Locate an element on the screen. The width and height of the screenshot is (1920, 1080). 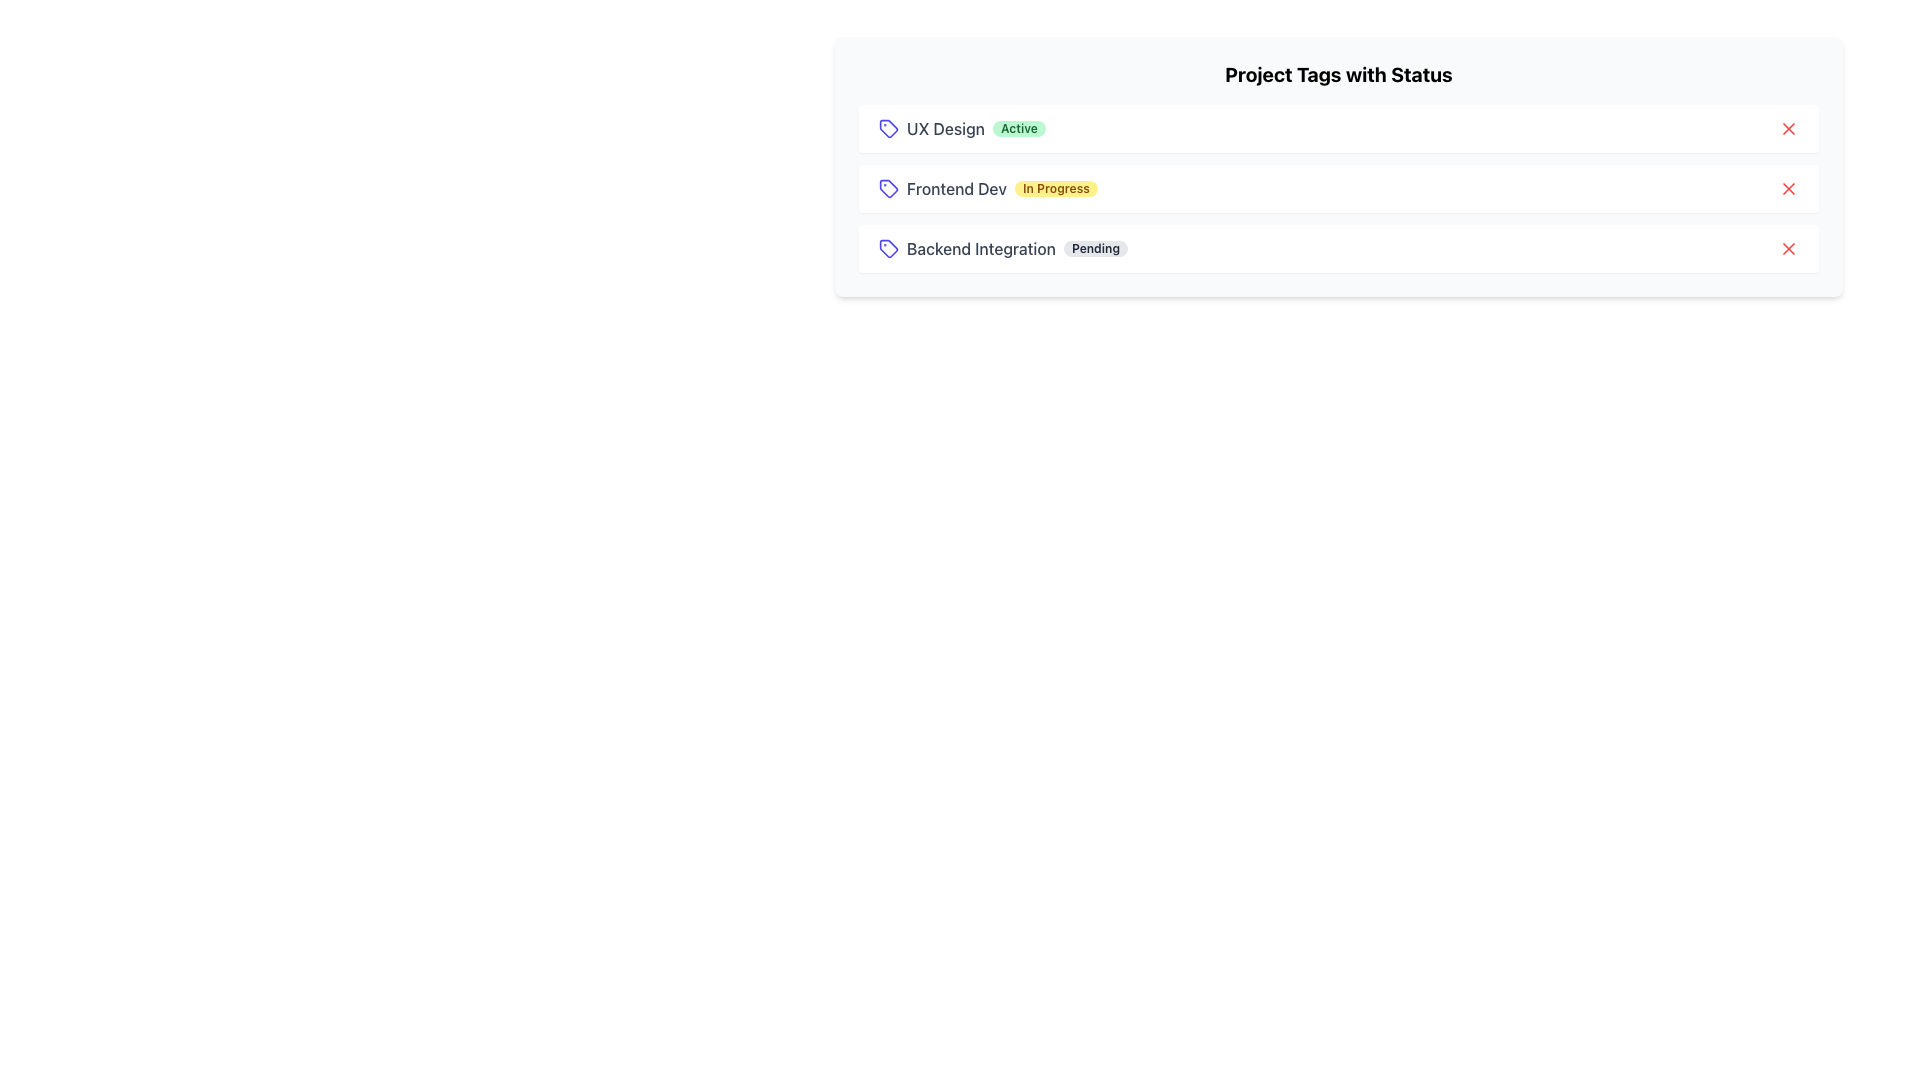
the Status Indicator Label indicating 'In Progress' located at the far right of the 'Frontend Dev' row in the 'Project Tags with Status' section is located at coordinates (1055, 189).